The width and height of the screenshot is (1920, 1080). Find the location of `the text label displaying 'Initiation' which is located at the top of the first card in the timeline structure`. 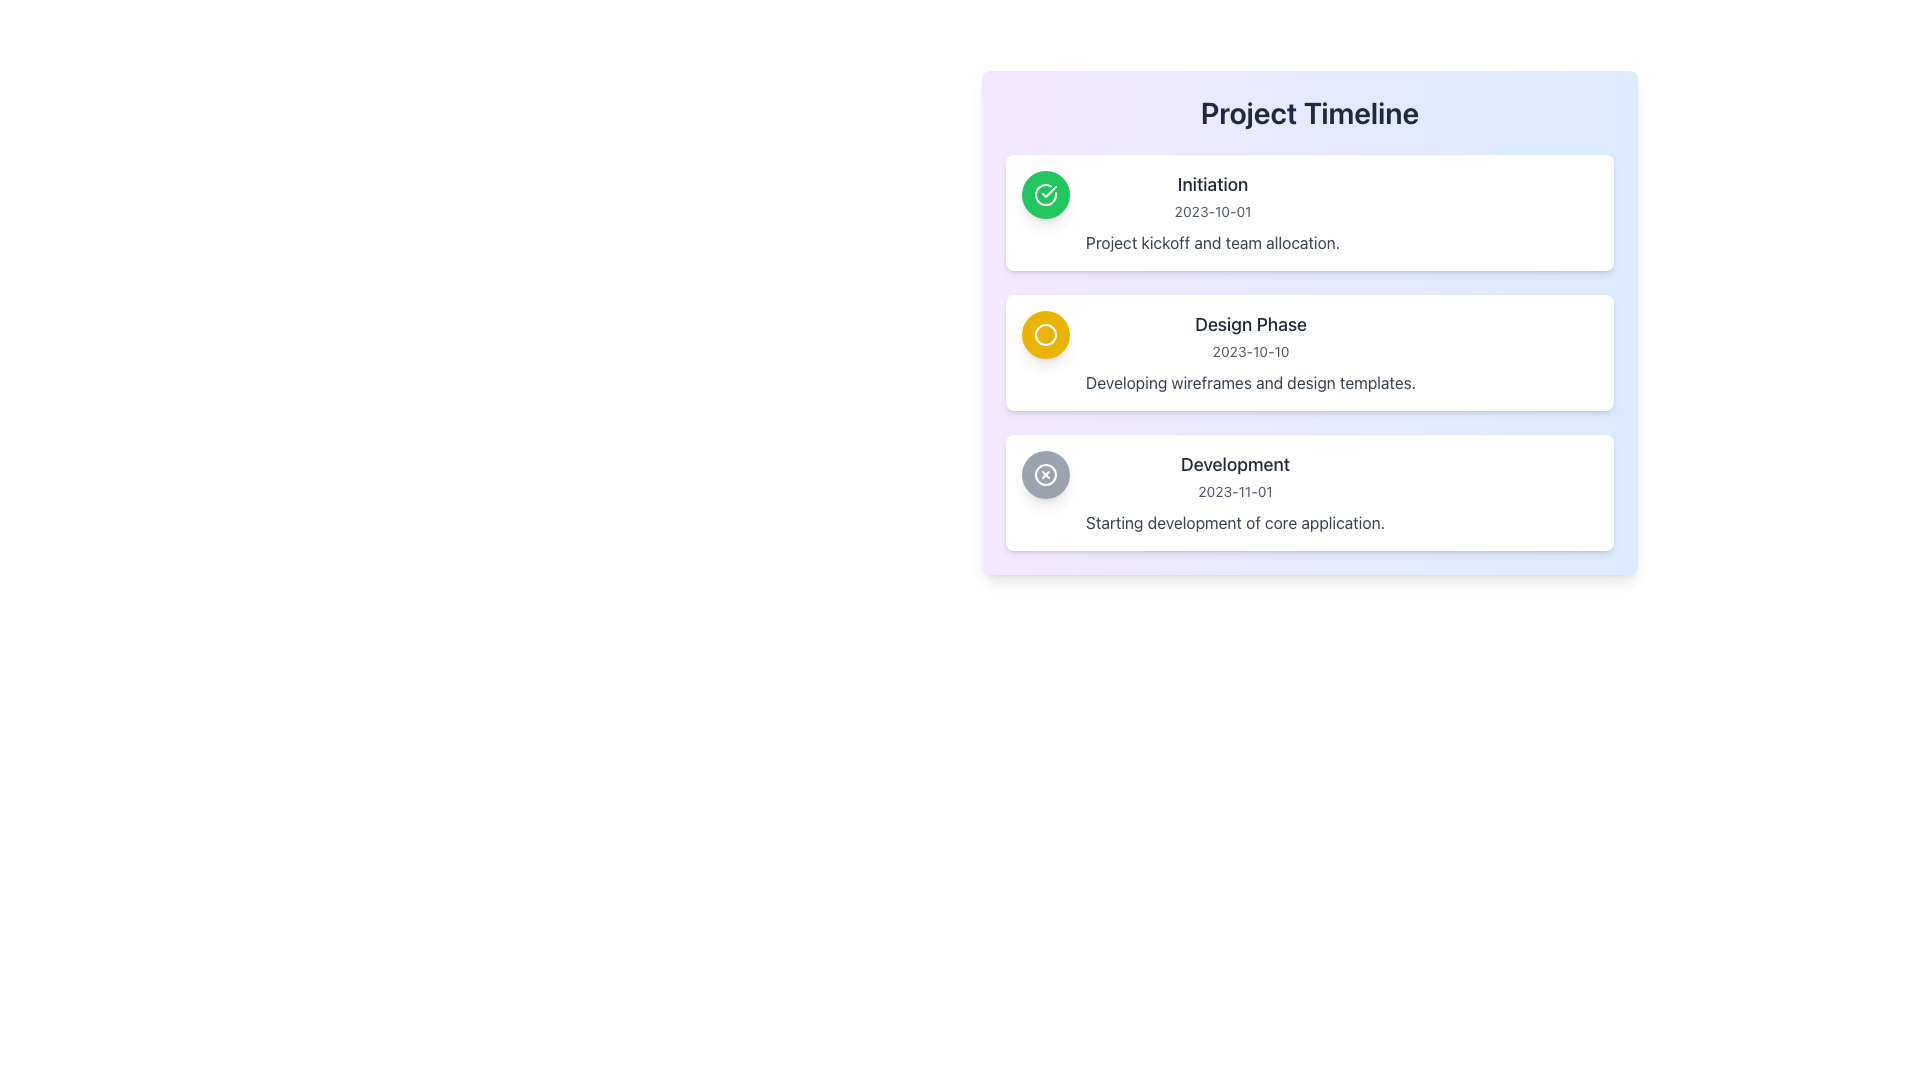

the text label displaying 'Initiation' which is located at the top of the first card in the timeline structure is located at coordinates (1212, 185).